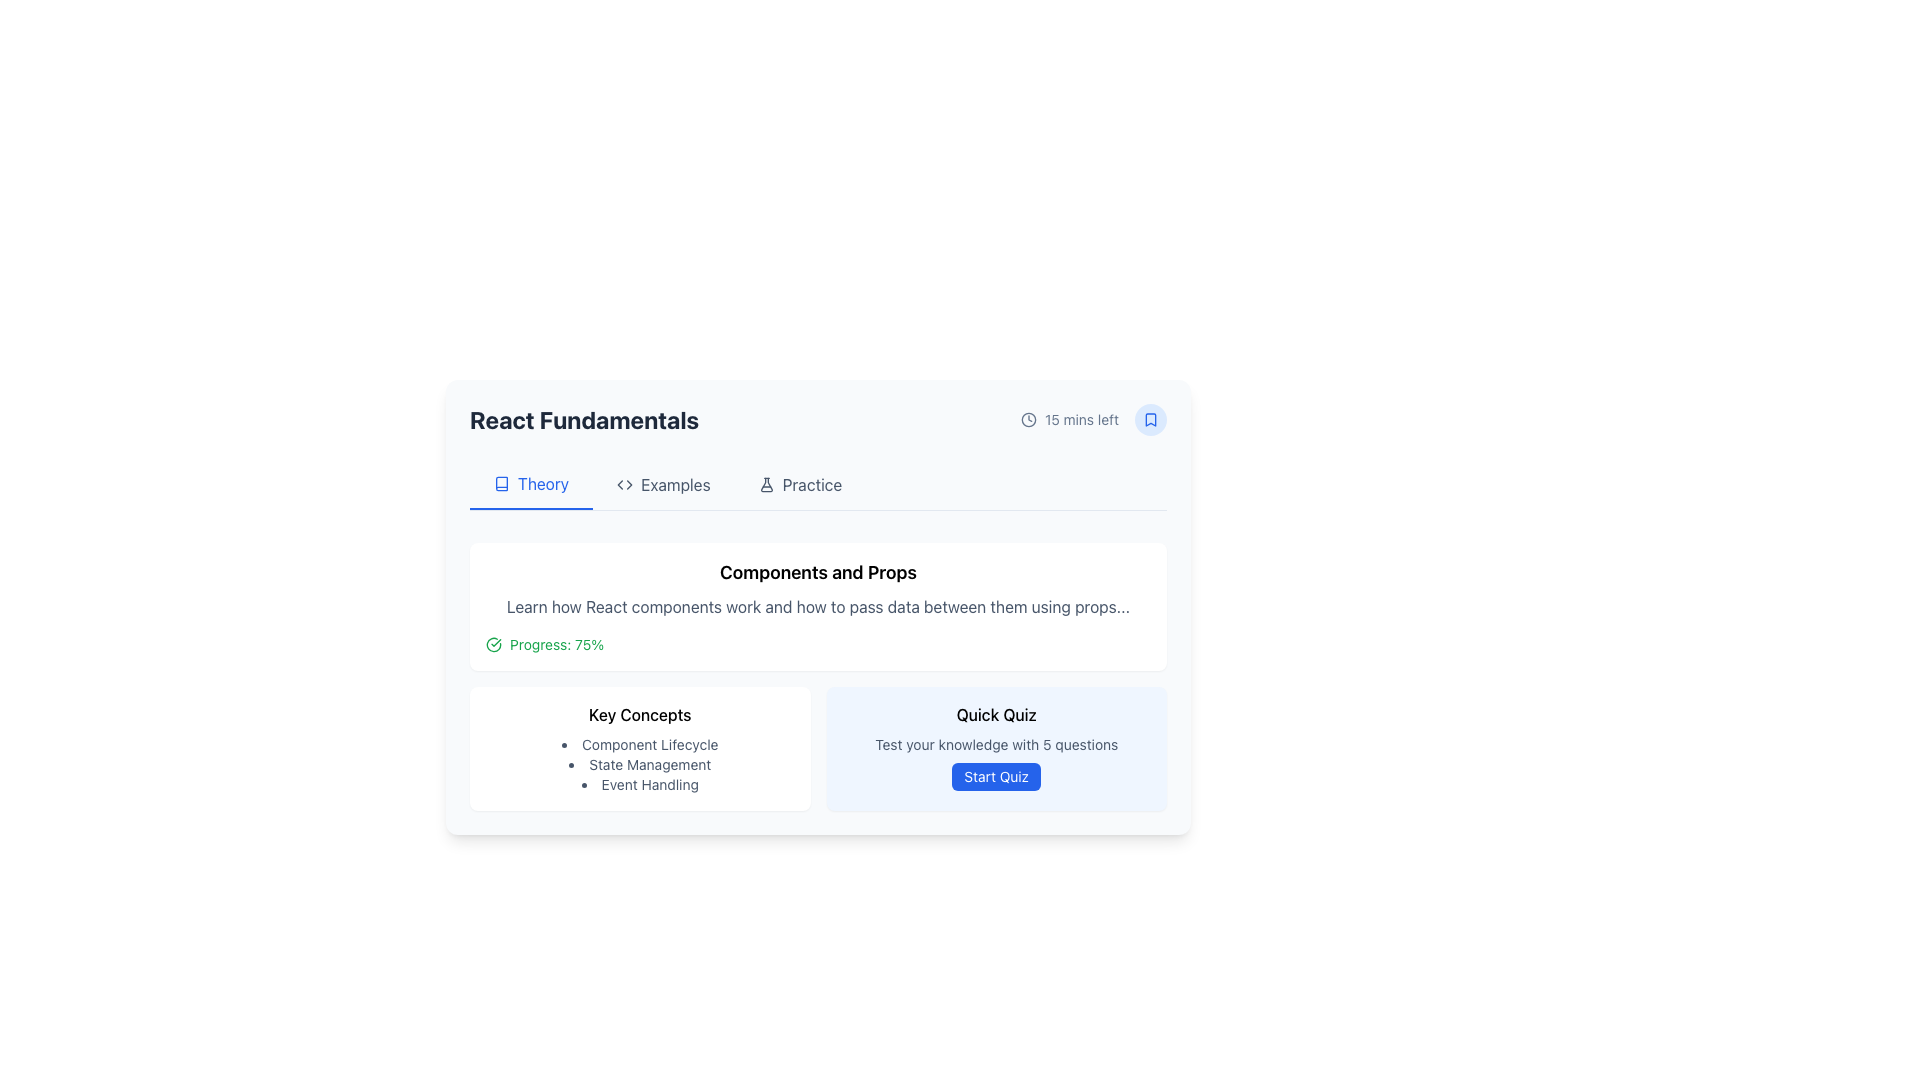  Describe the element at coordinates (531, 485) in the screenshot. I see `the 'Theory' navigation button located at the top-left of the interface` at that location.